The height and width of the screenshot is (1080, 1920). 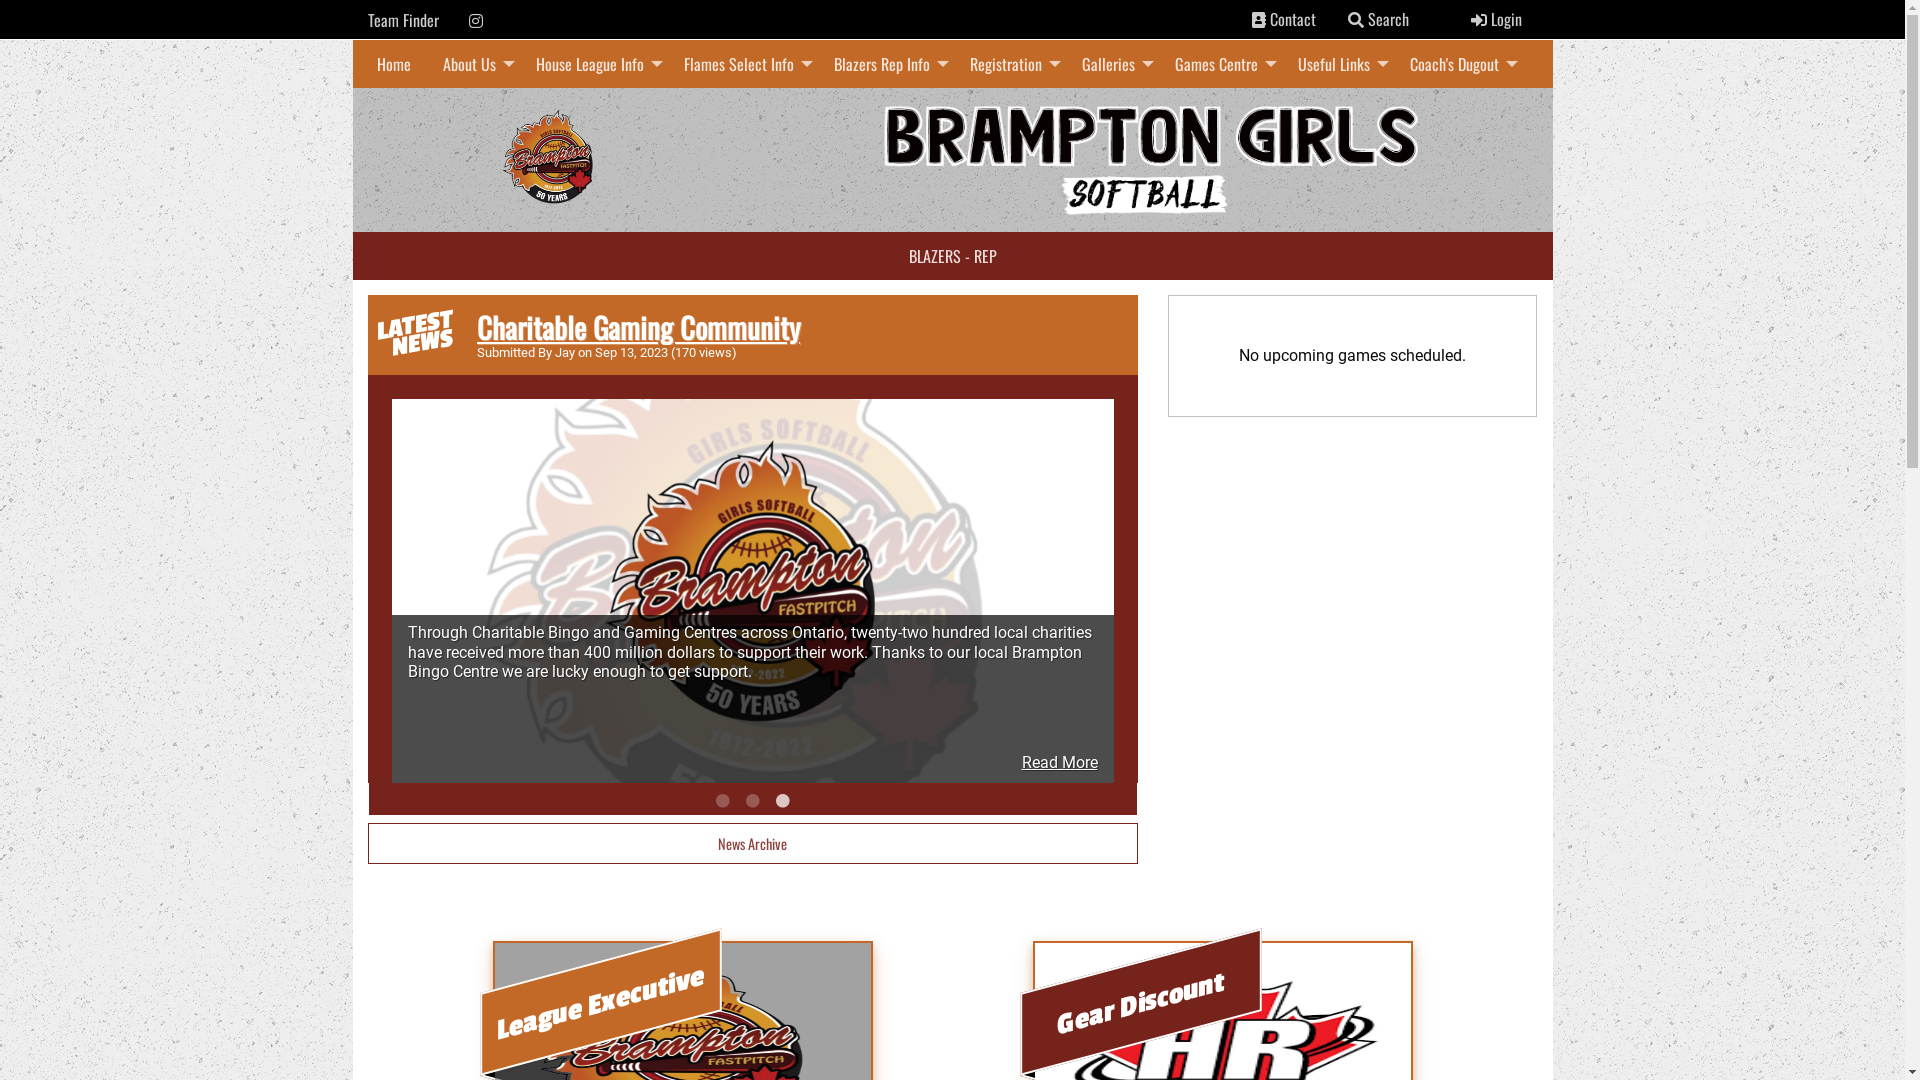 I want to click on 'Search', so click(x=1356, y=19).